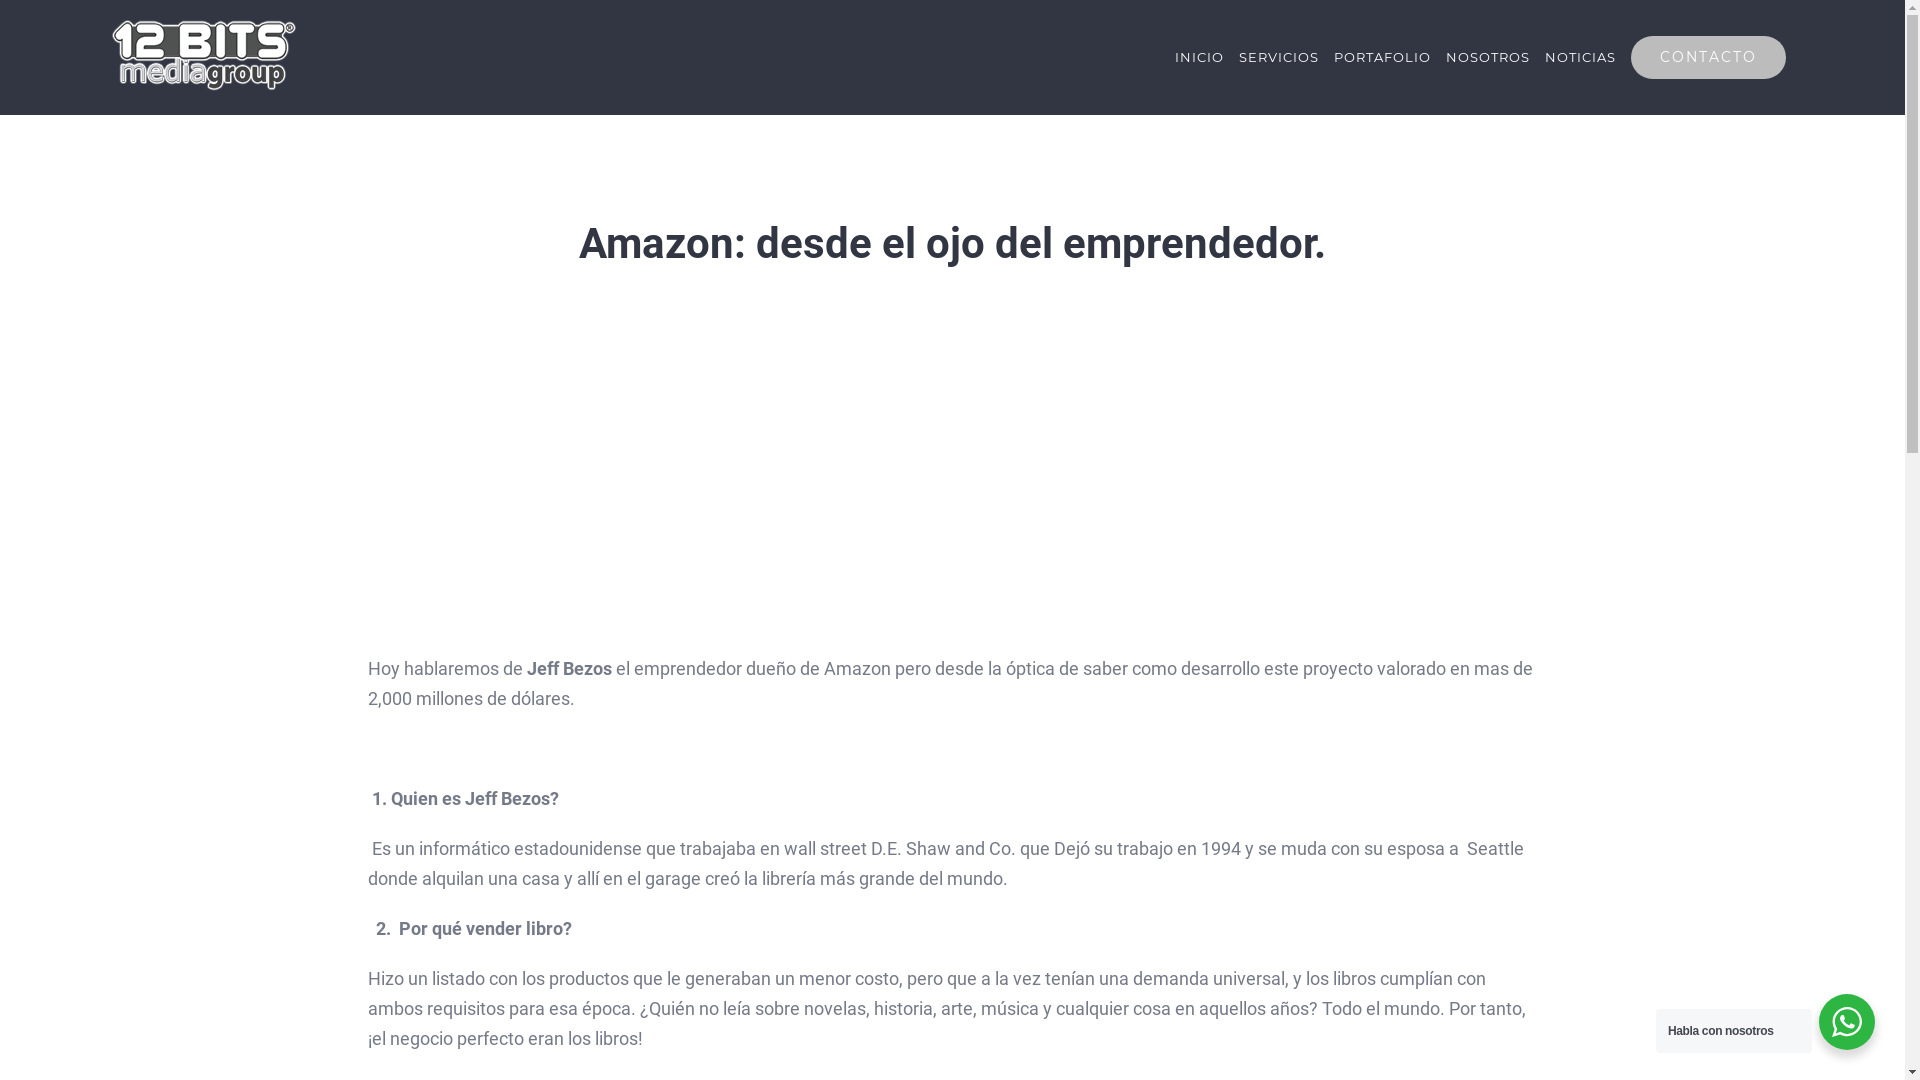 Image resolution: width=1920 pixels, height=1080 pixels. What do you see at coordinates (1488, 56) in the screenshot?
I see `'NOSOTROS'` at bounding box center [1488, 56].